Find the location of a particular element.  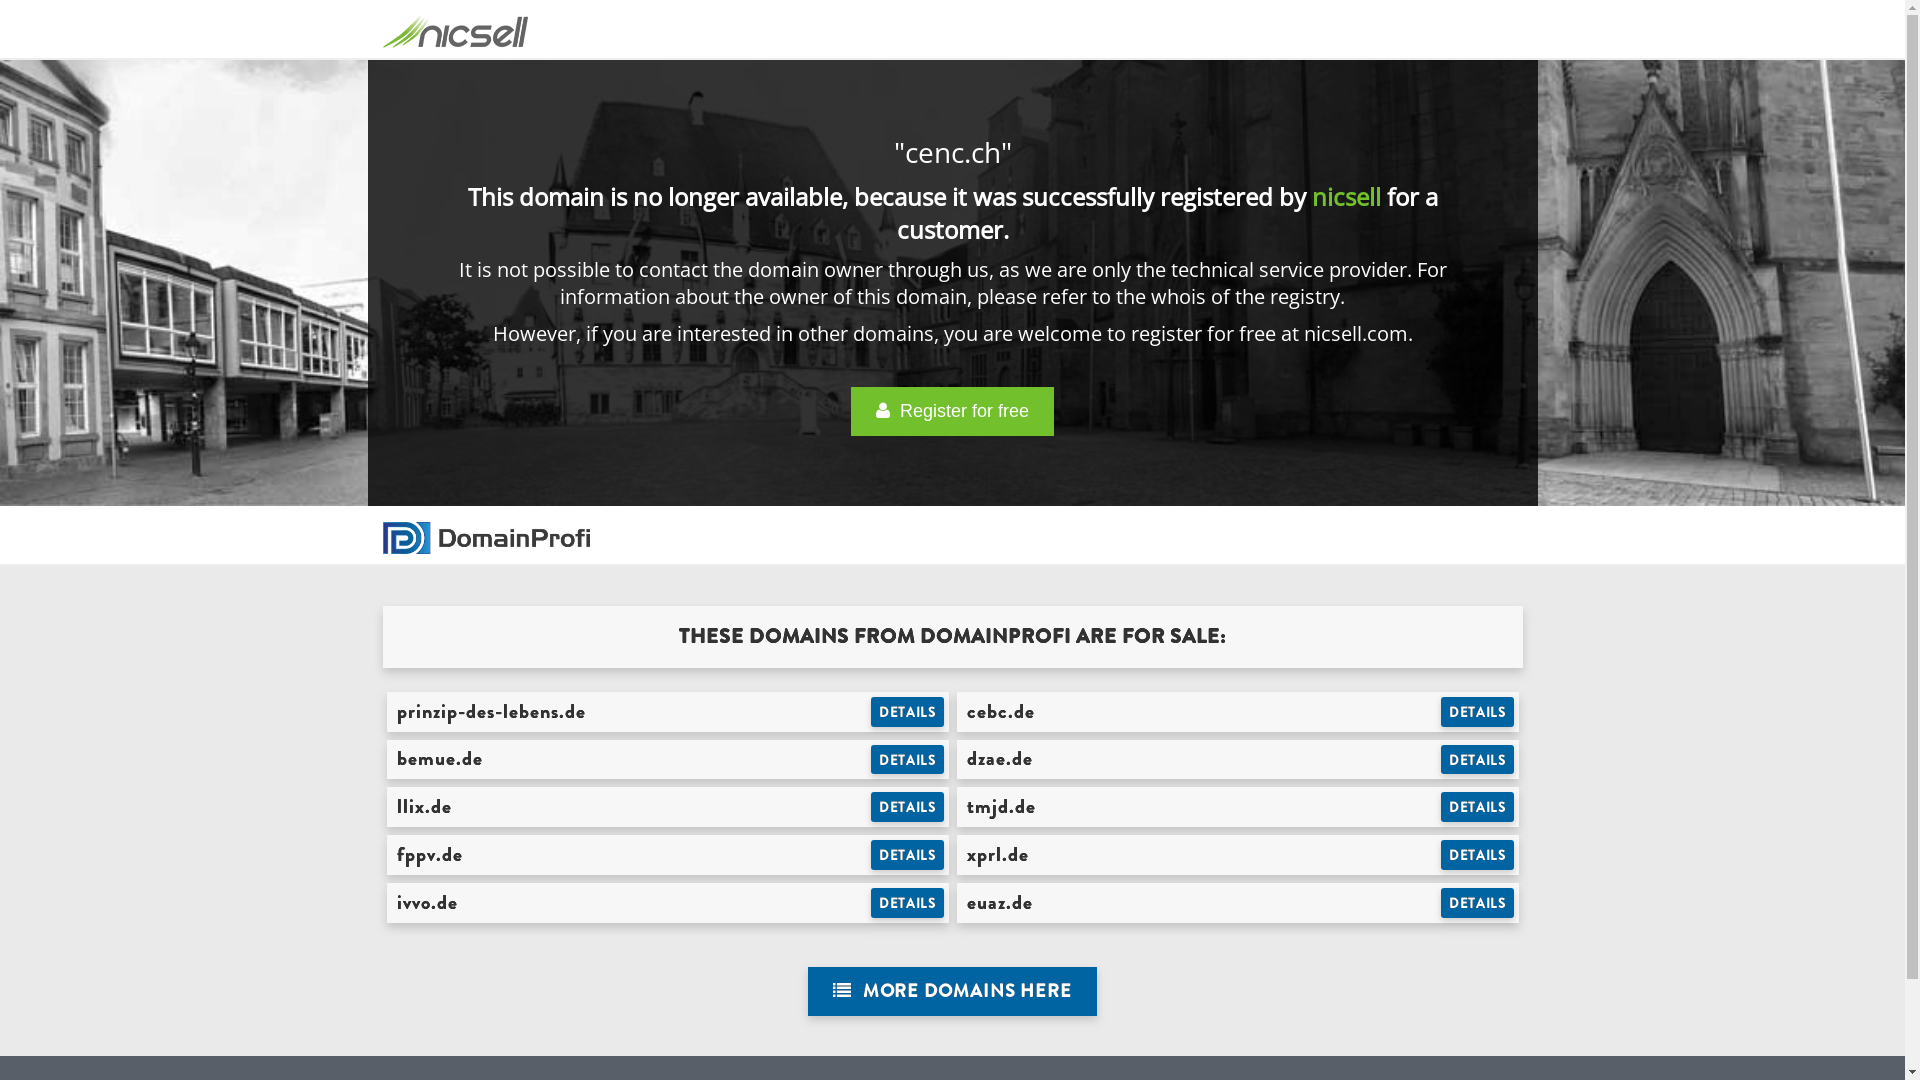

'DETAILS' is located at coordinates (906, 711).